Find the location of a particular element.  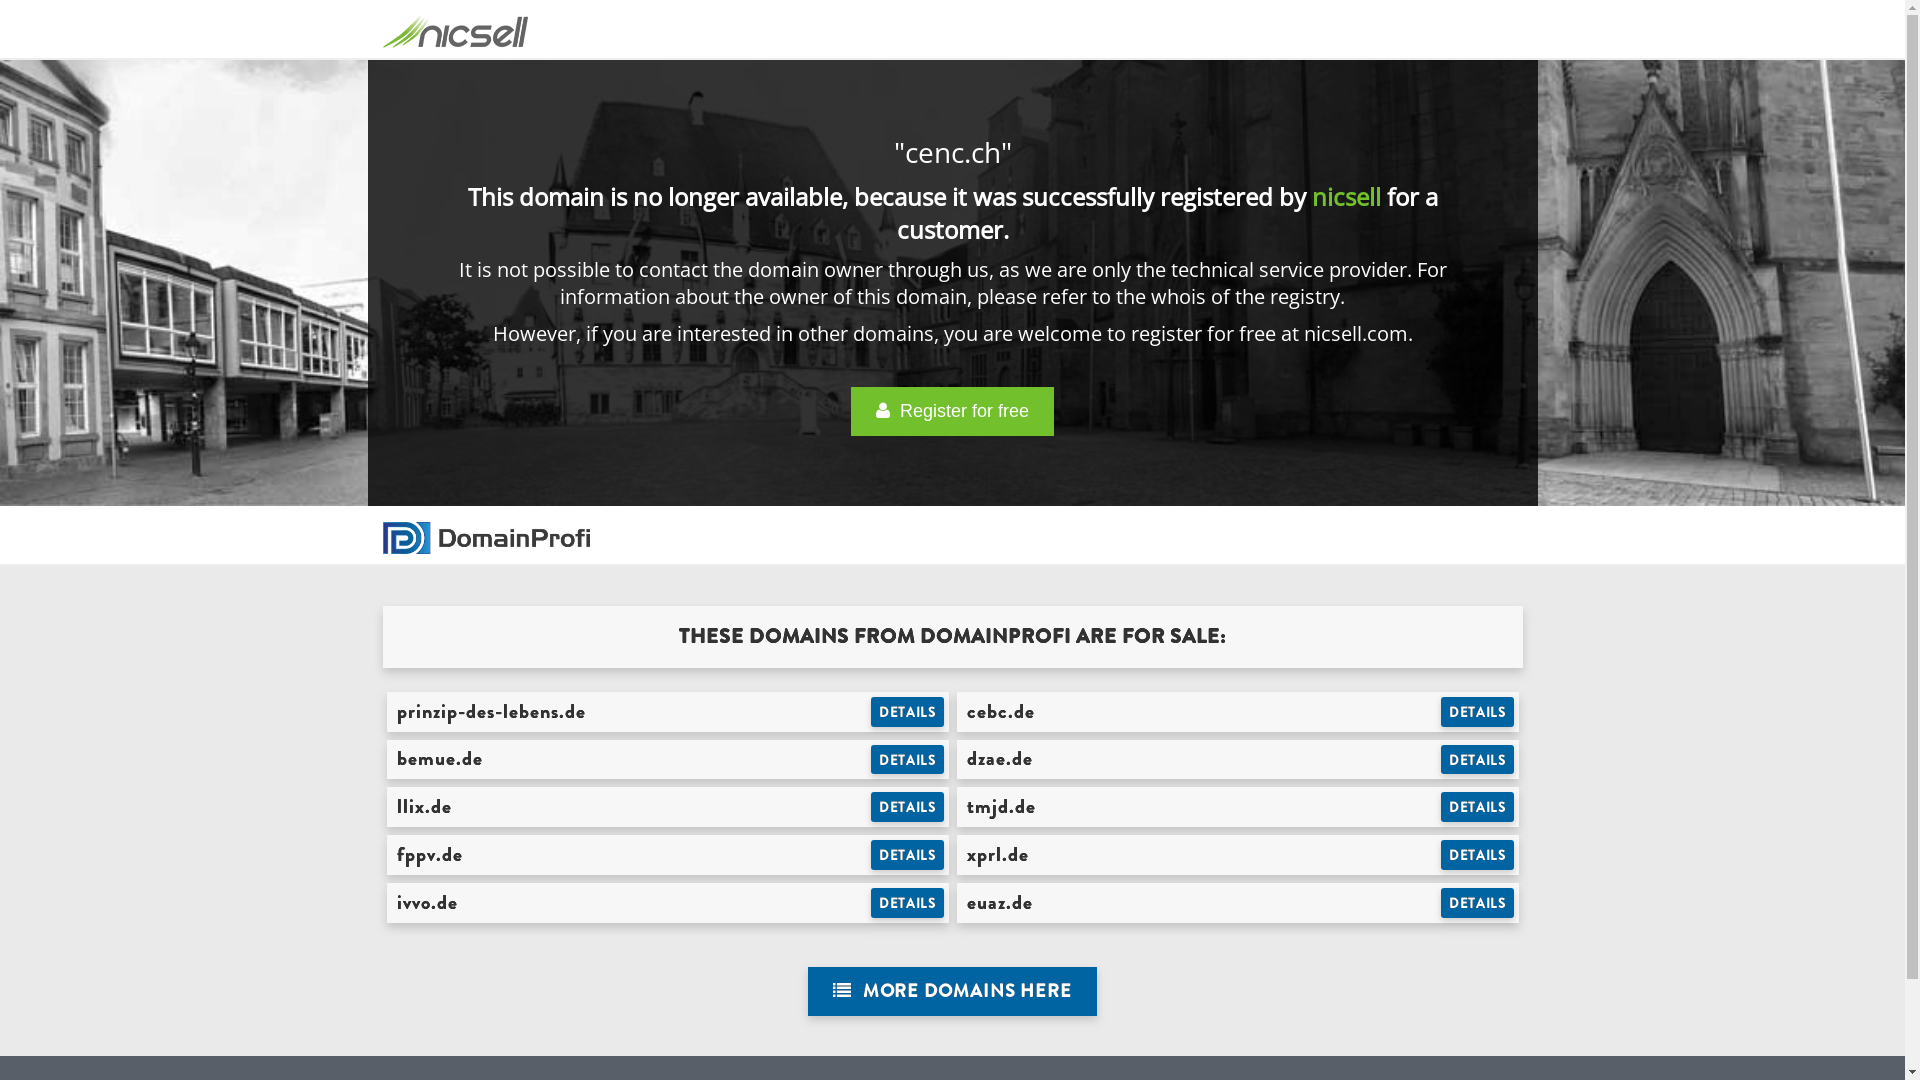

'DETAILS' is located at coordinates (906, 711).